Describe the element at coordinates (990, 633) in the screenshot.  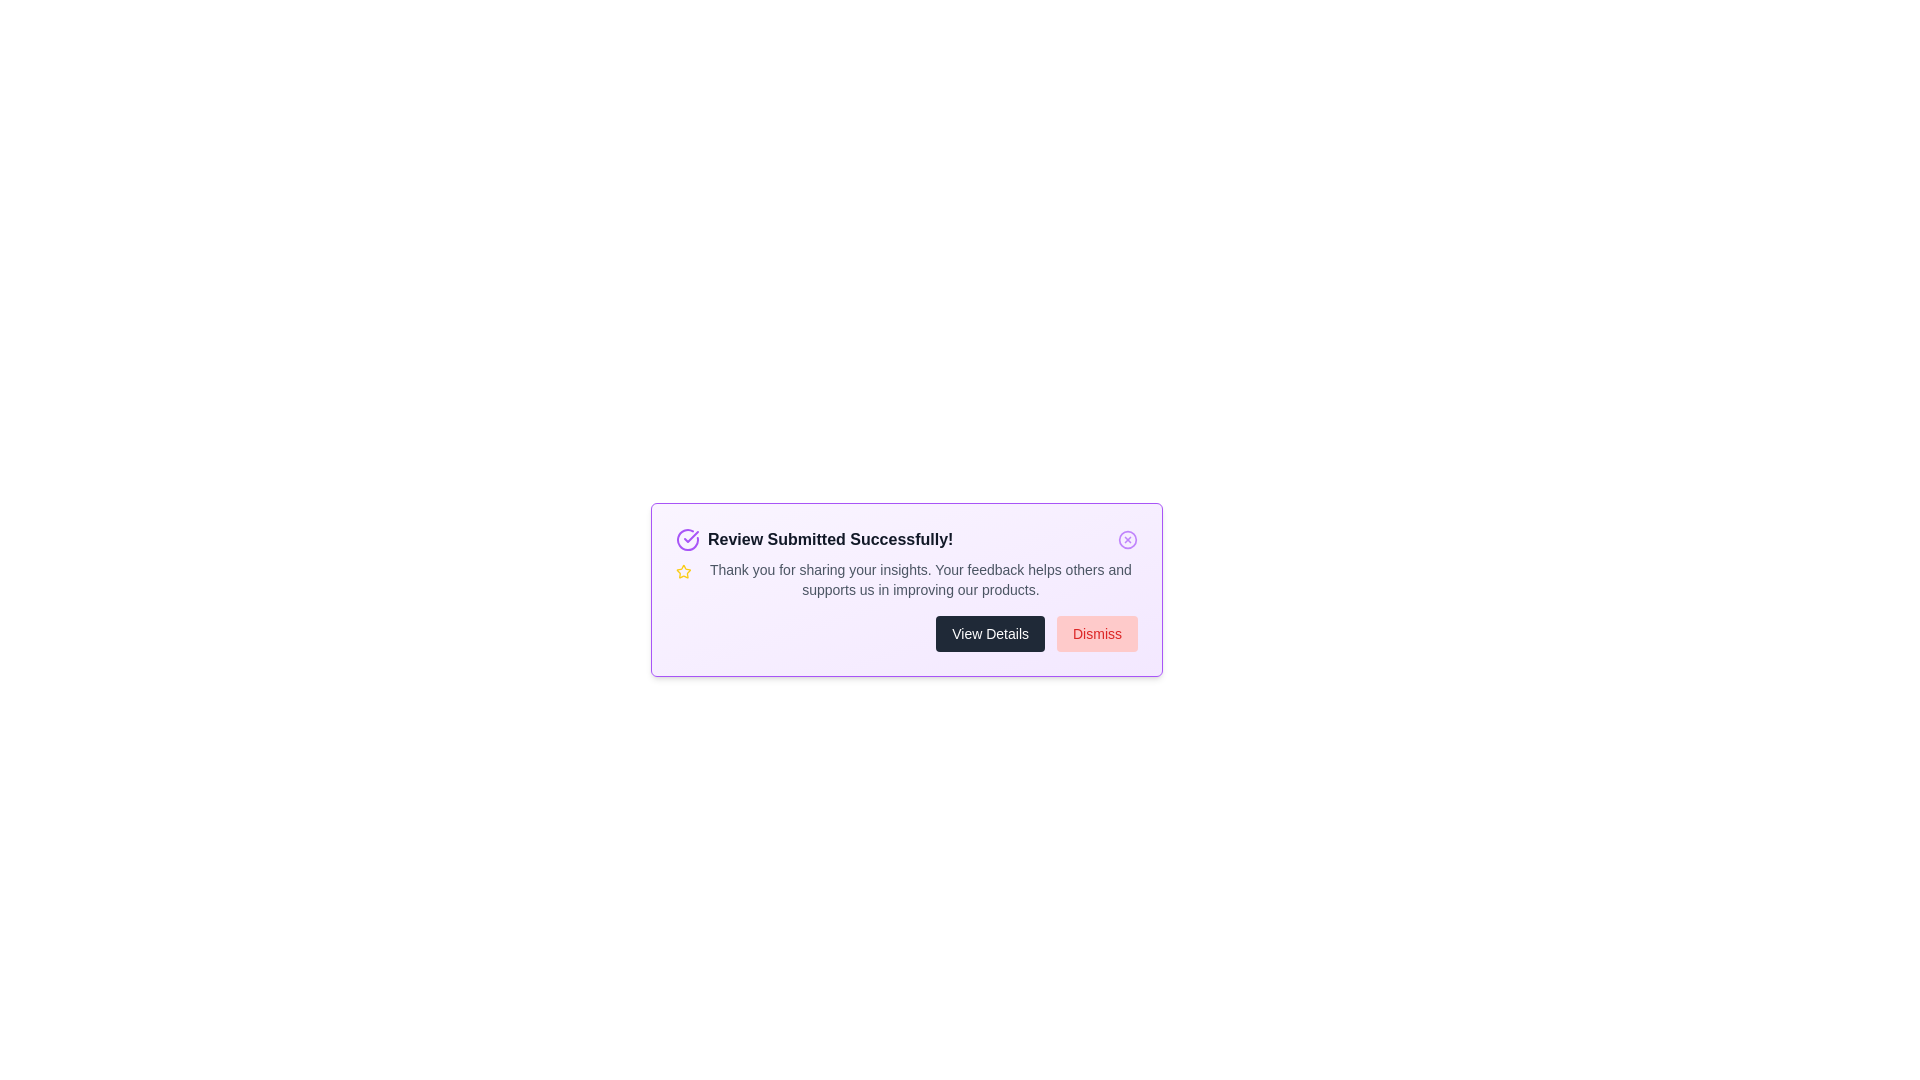
I see `the 'View Details' button` at that location.